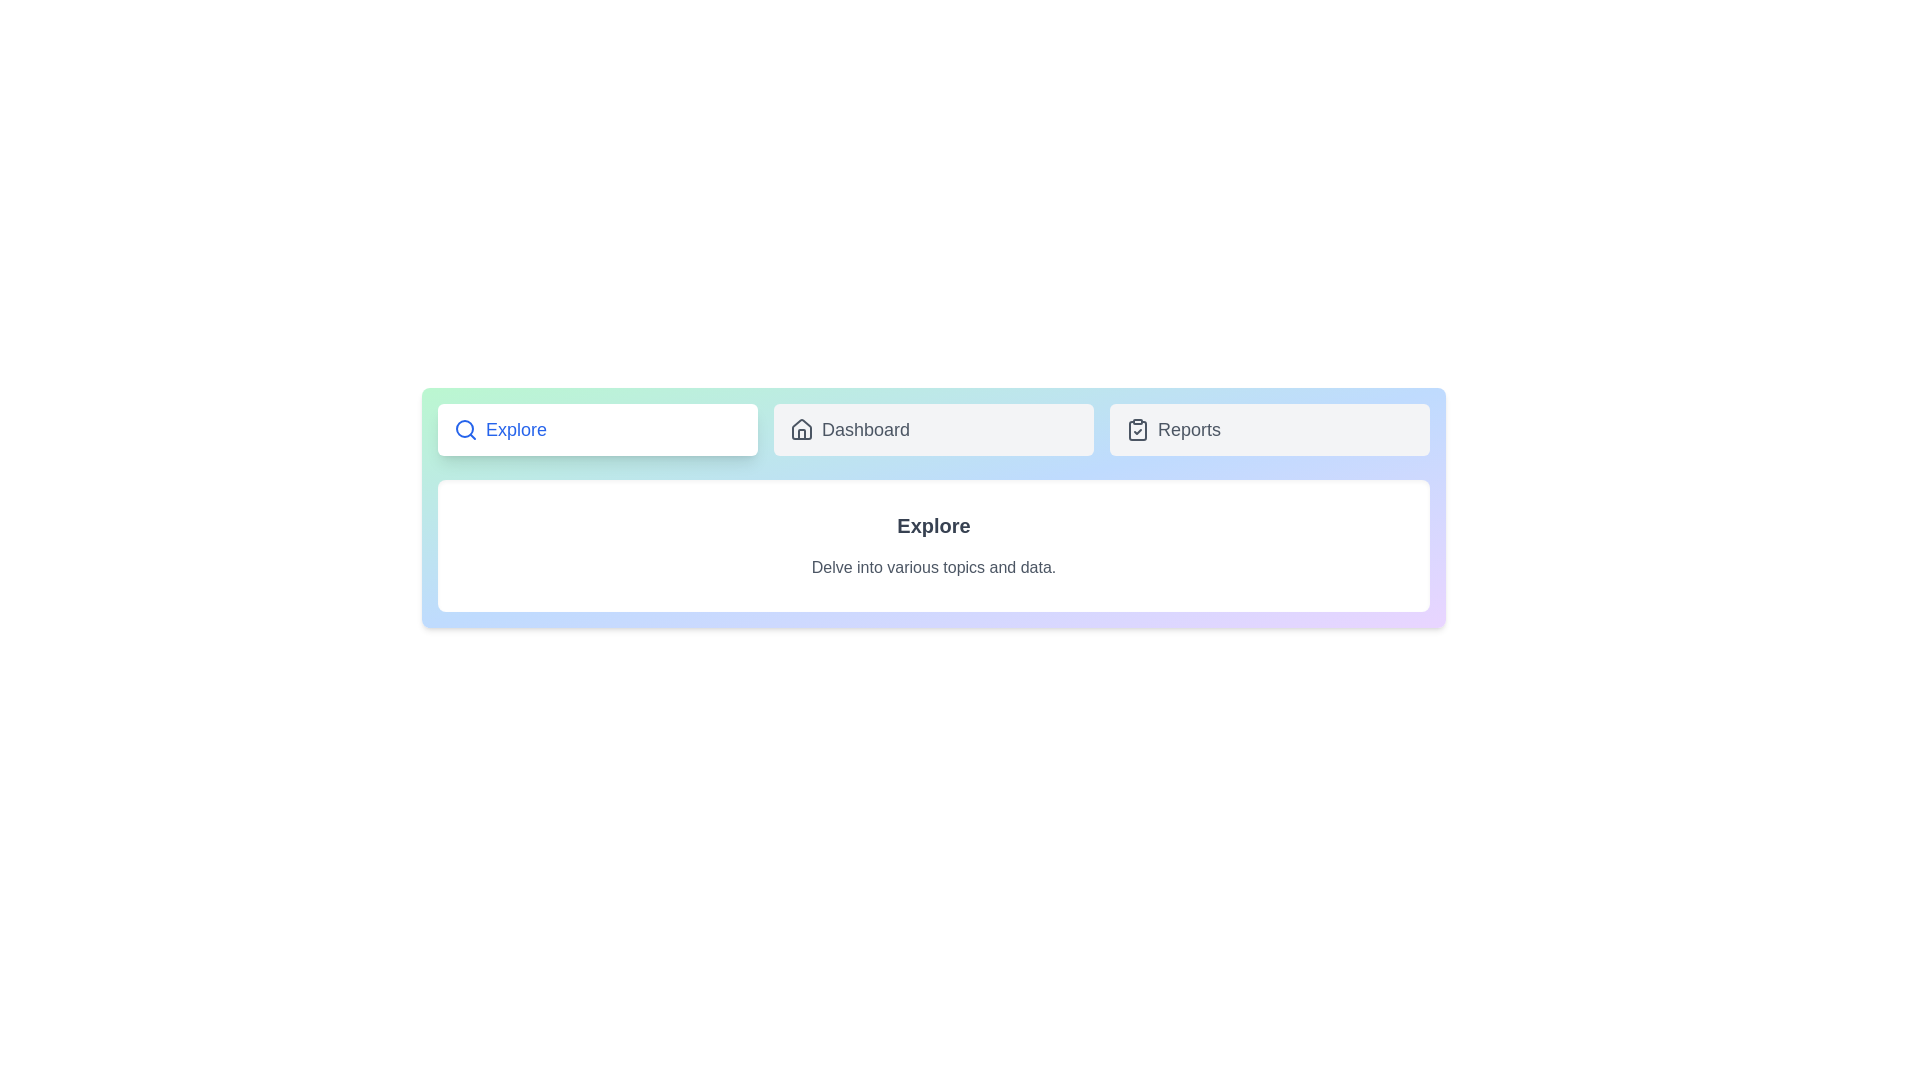 Image resolution: width=1920 pixels, height=1080 pixels. What do you see at coordinates (933, 428) in the screenshot?
I see `the tab identified by Dashboard` at bounding box center [933, 428].